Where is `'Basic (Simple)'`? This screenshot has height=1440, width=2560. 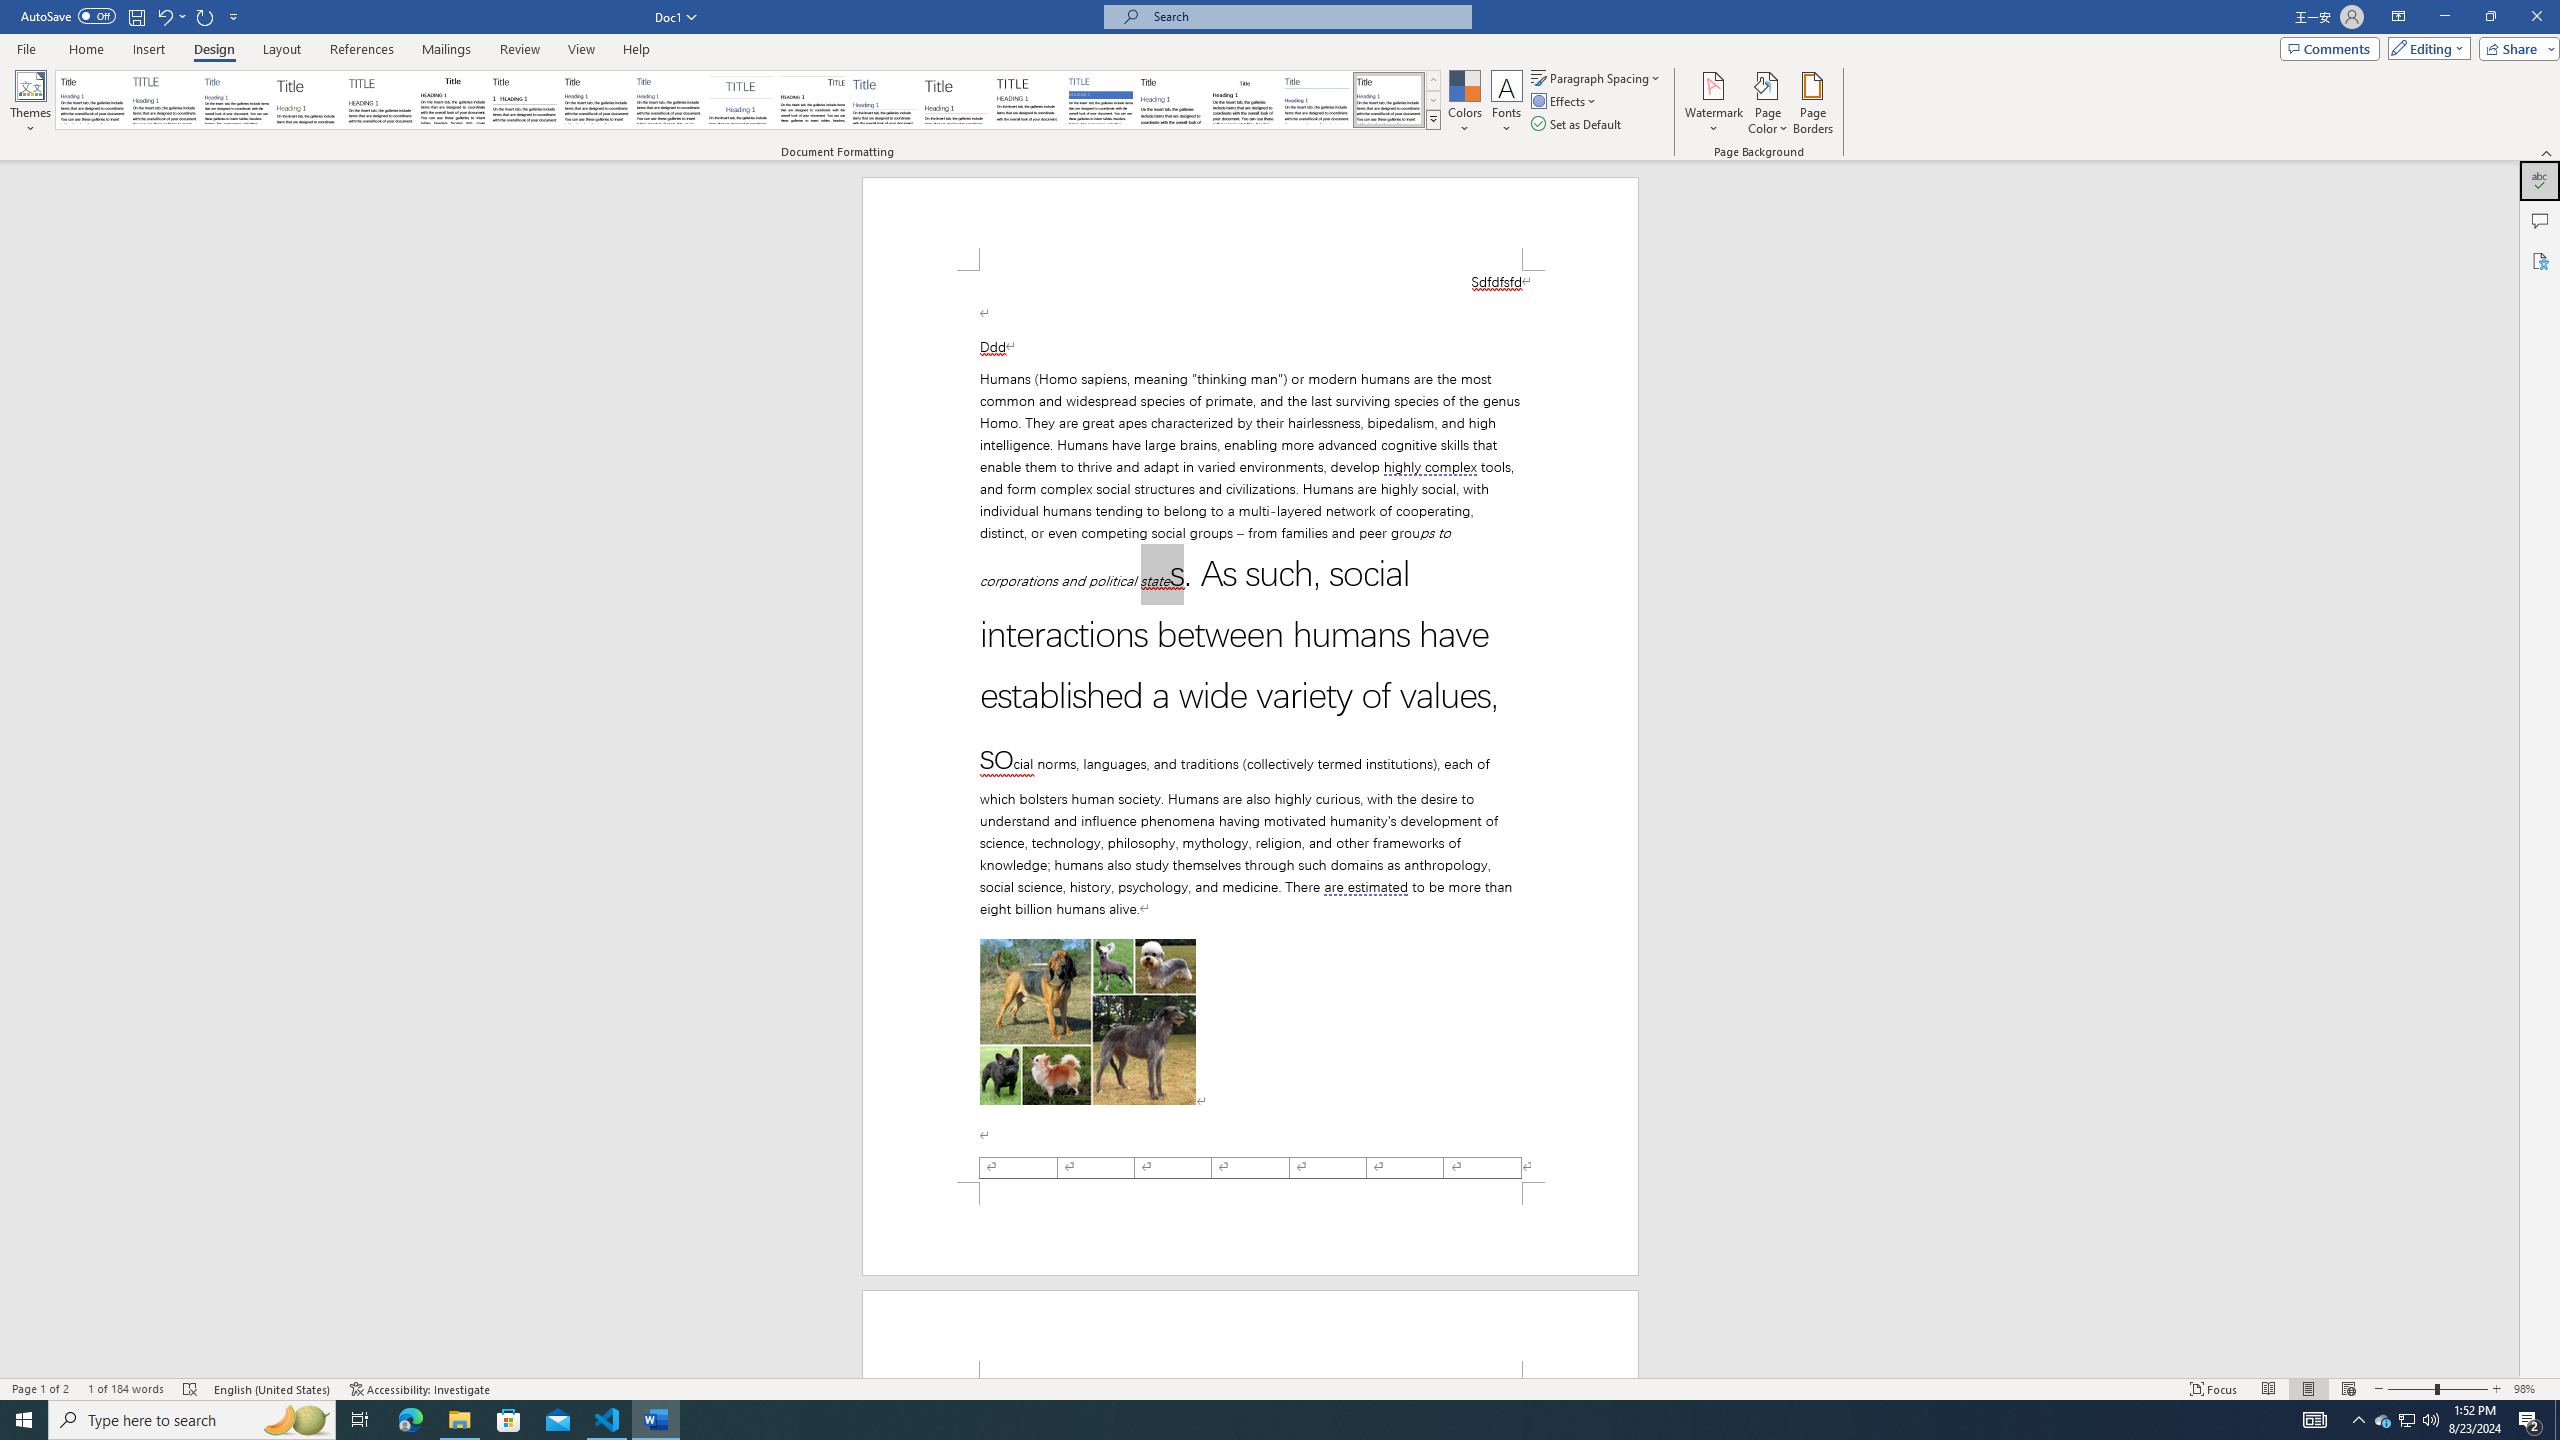 'Basic (Simple)' is located at coordinates (237, 99).